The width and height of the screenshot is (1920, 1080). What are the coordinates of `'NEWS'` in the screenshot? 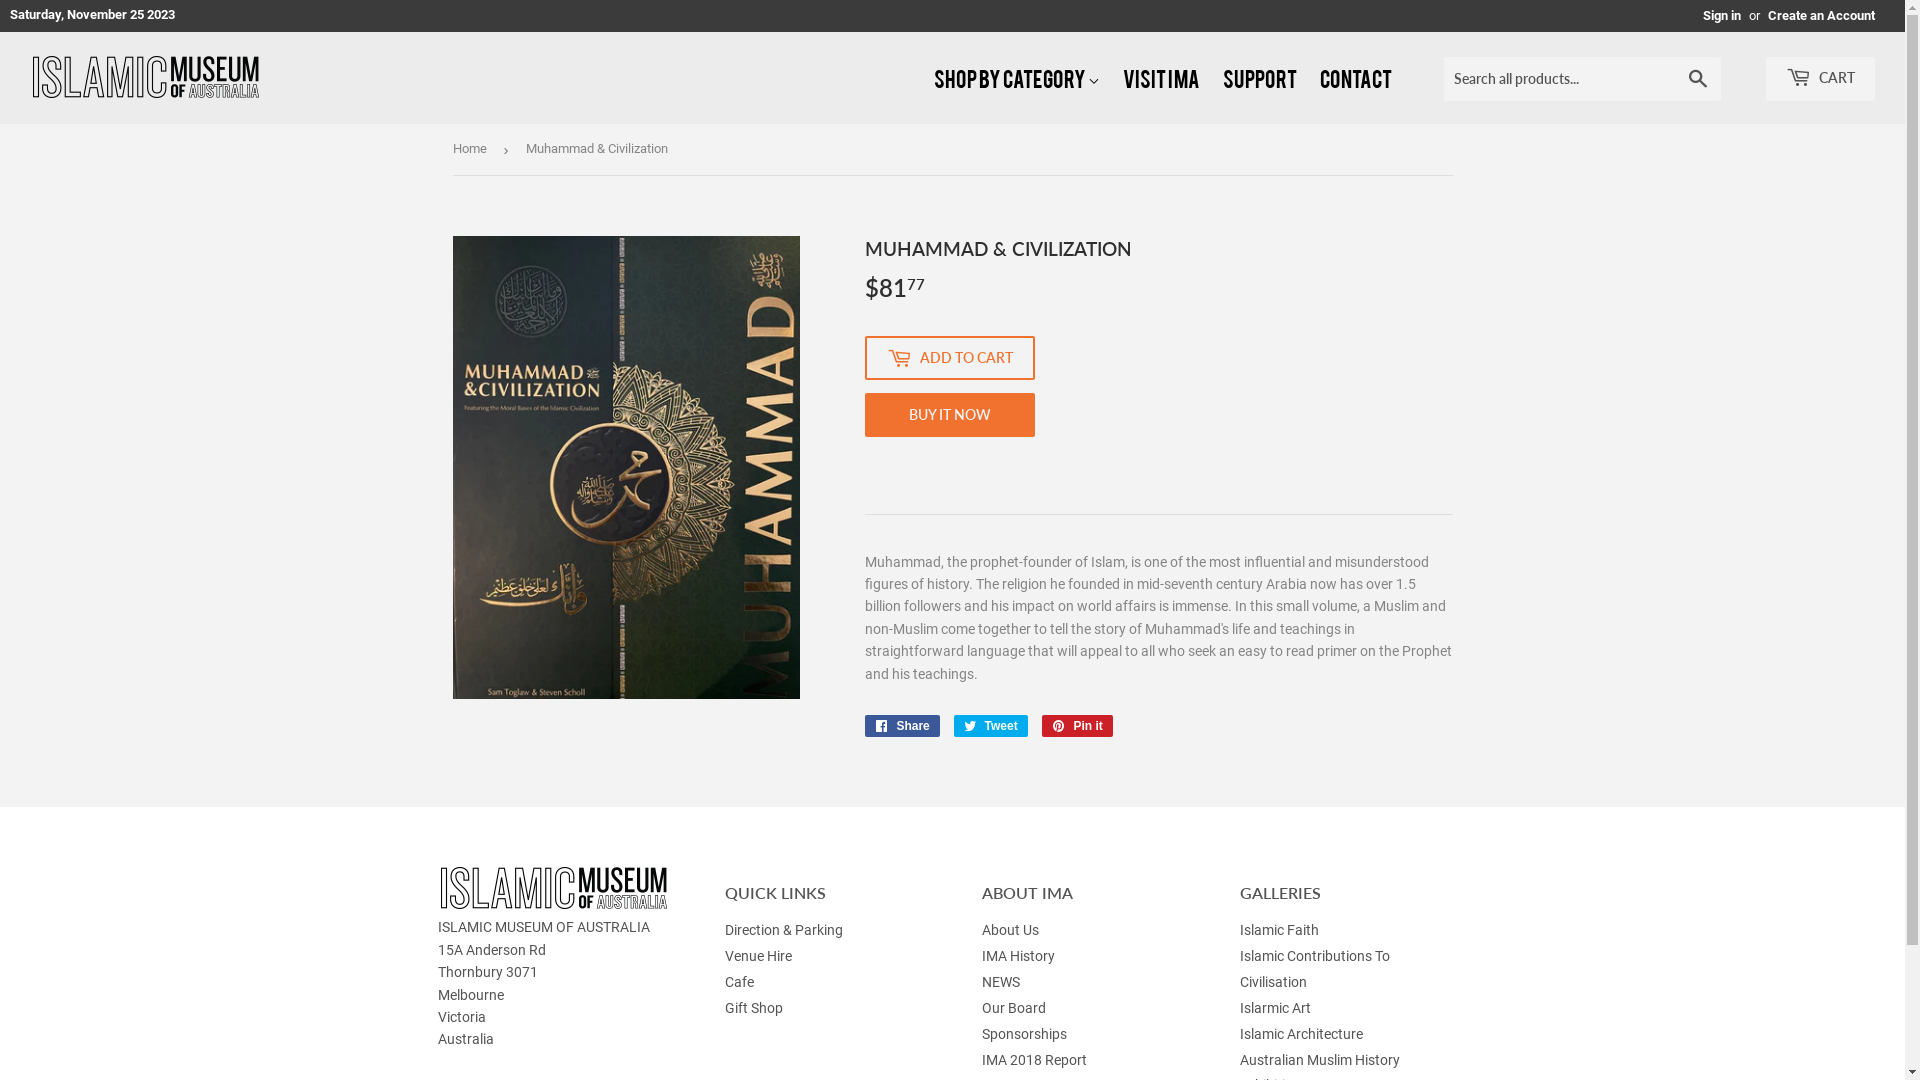 It's located at (1001, 981).